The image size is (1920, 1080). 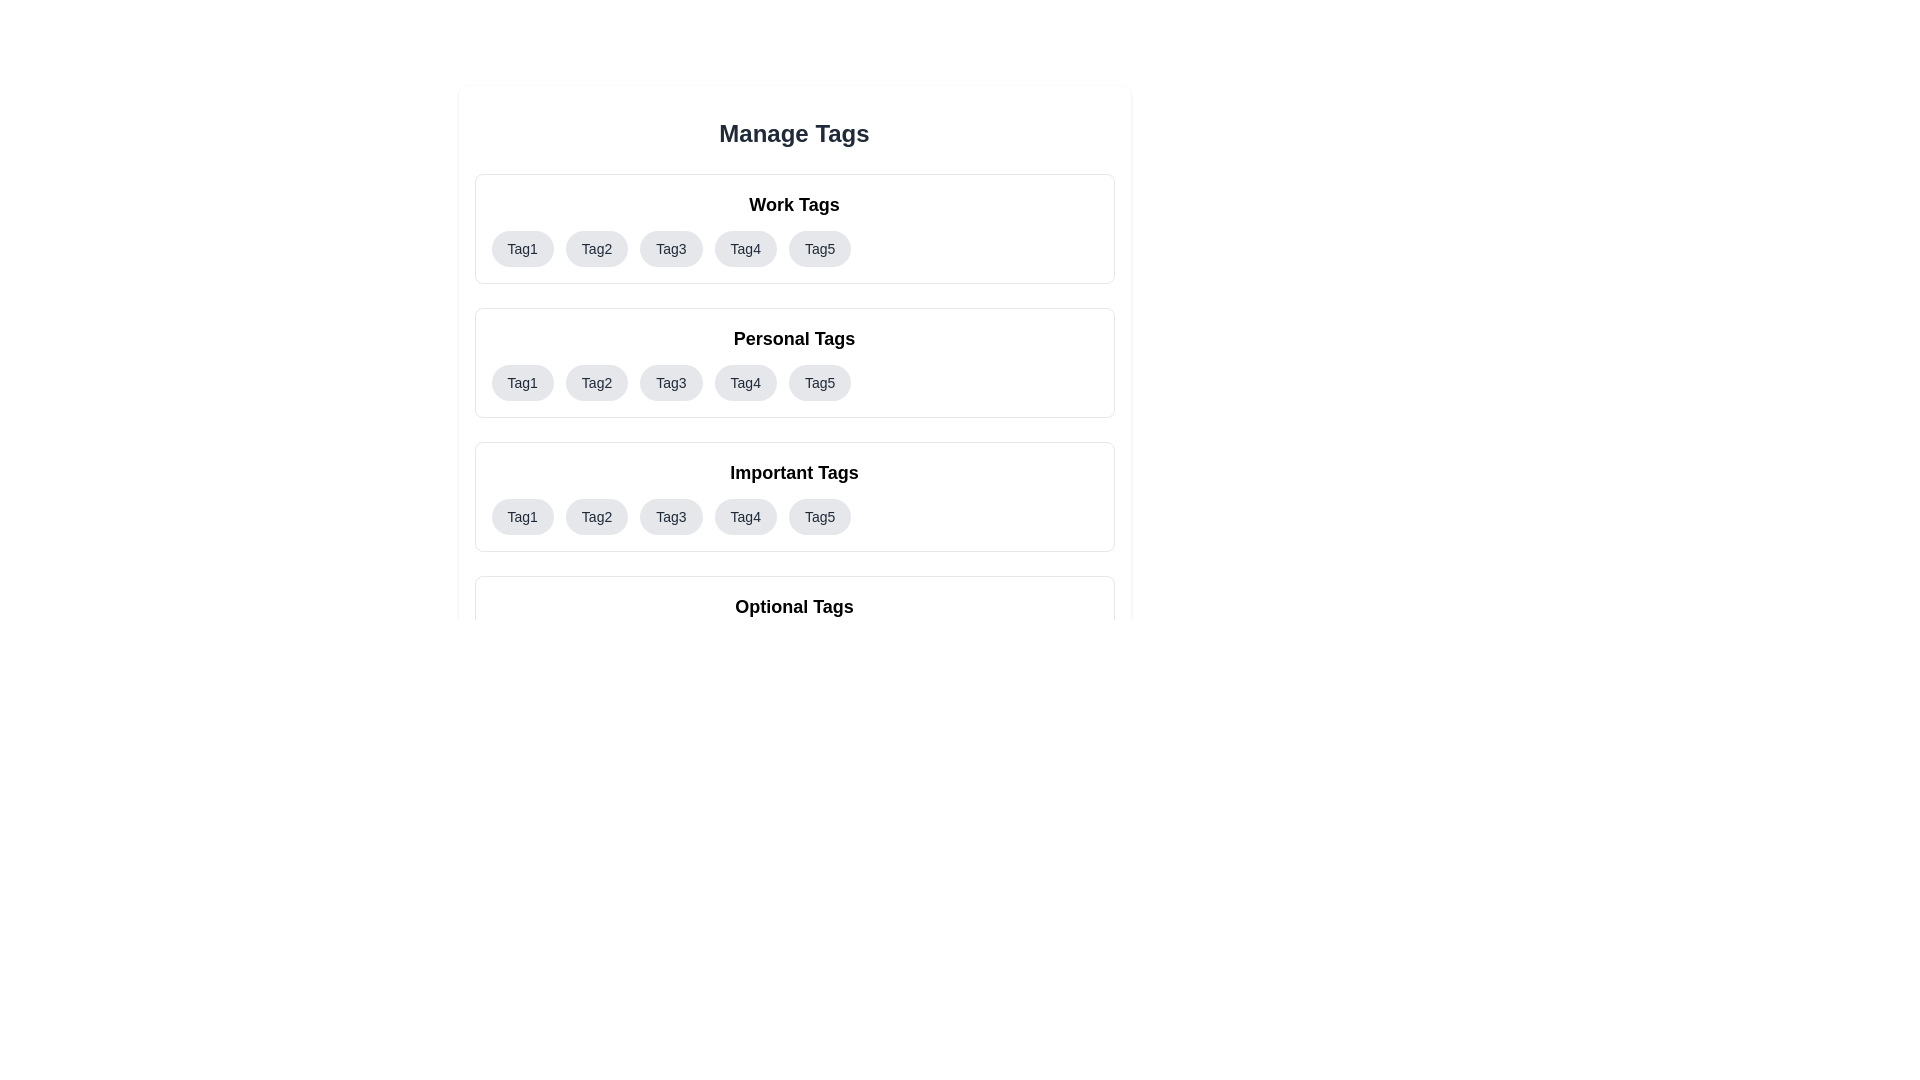 What do you see at coordinates (820, 248) in the screenshot?
I see `the fifth button labeled 'Tag5' in the 'Work Tags' section` at bounding box center [820, 248].